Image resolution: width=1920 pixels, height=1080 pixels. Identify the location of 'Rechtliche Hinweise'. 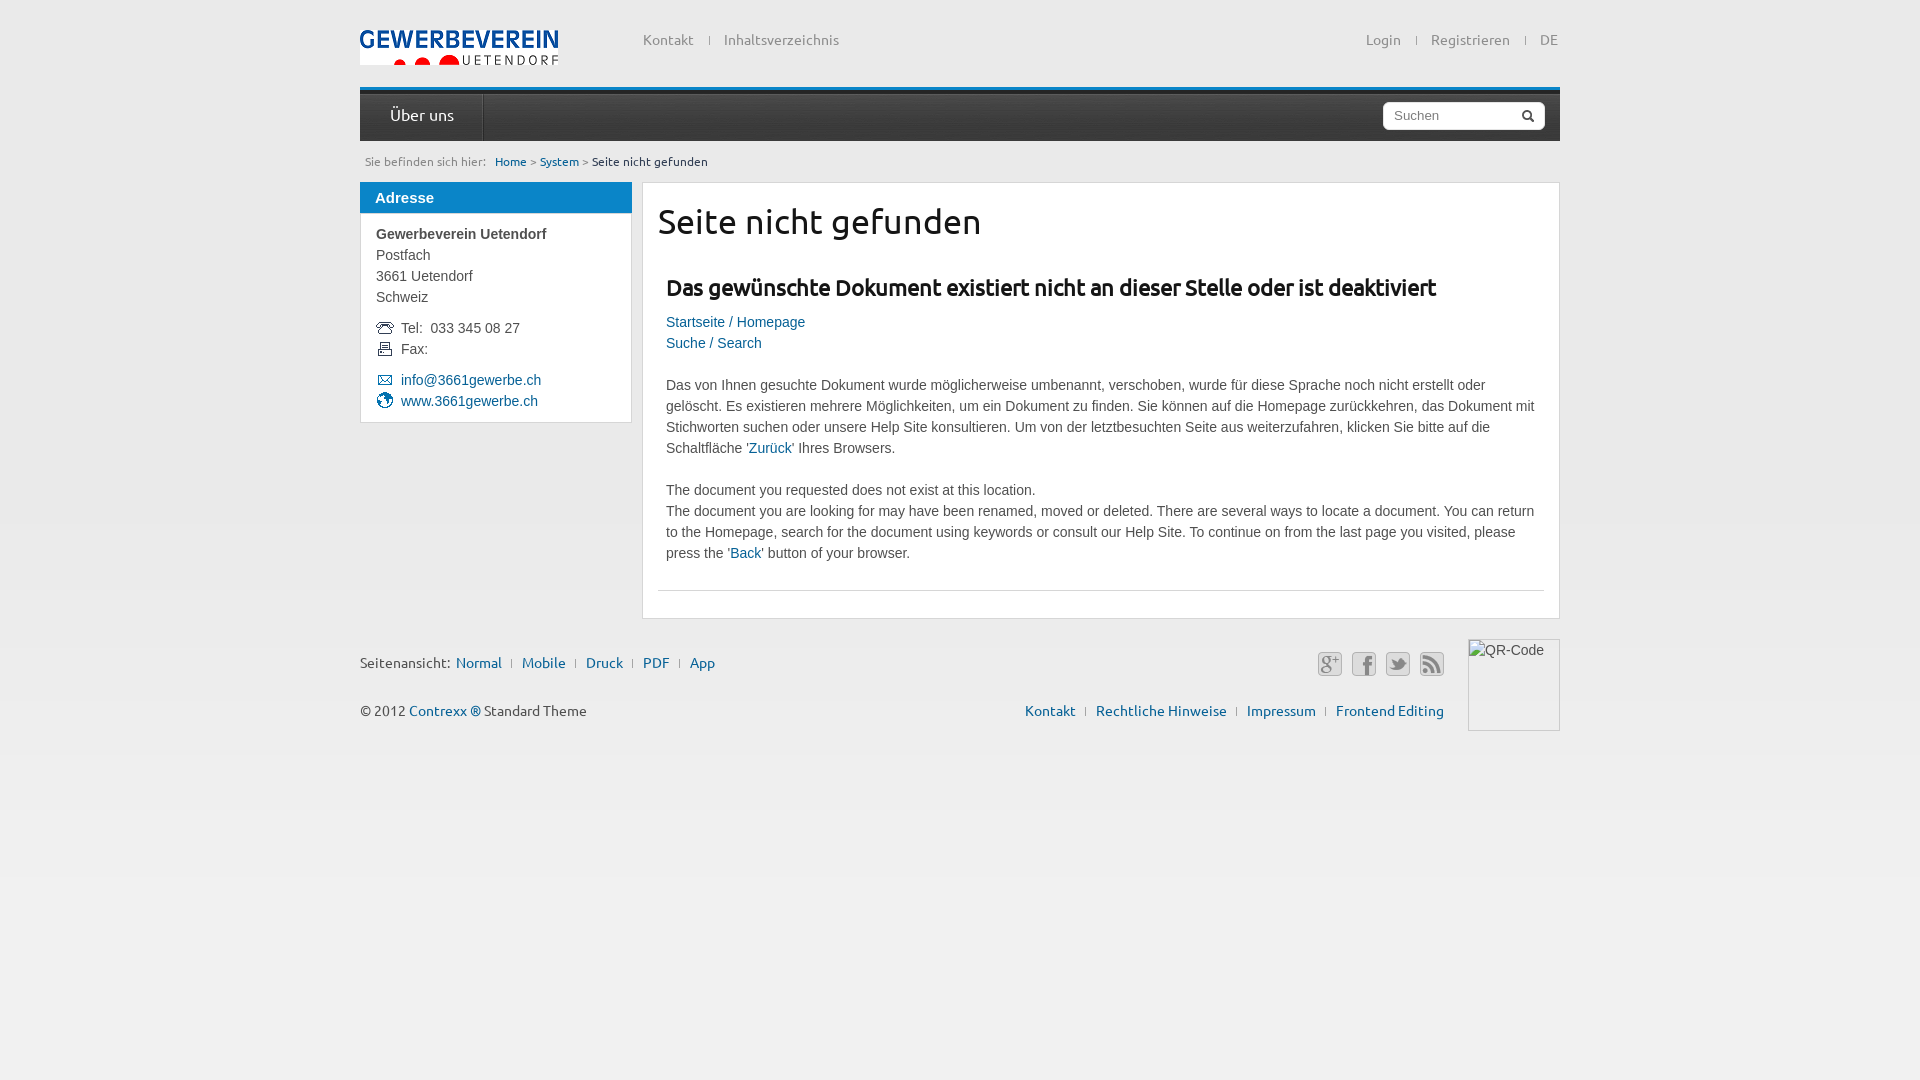
(1161, 708).